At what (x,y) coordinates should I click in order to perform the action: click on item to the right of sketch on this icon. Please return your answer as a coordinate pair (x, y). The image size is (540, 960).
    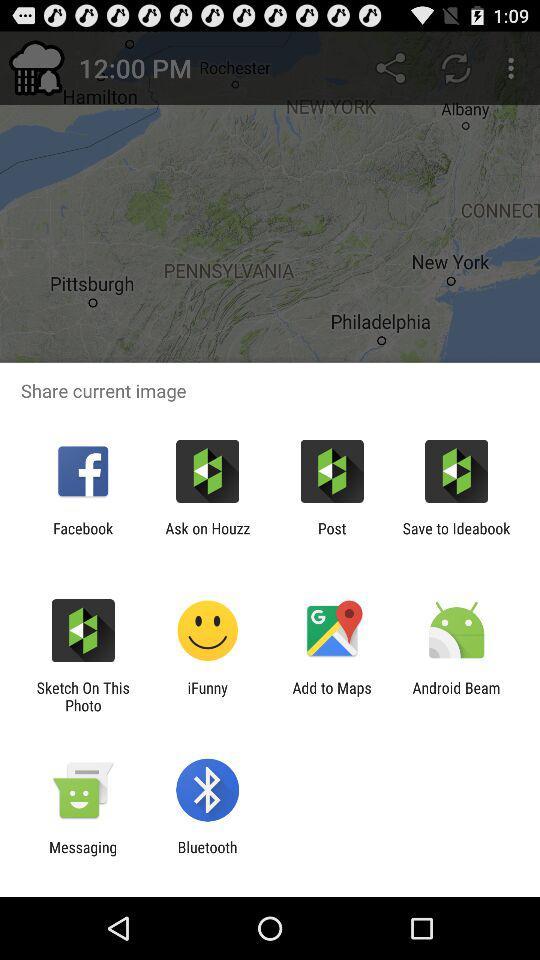
    Looking at the image, I should click on (206, 696).